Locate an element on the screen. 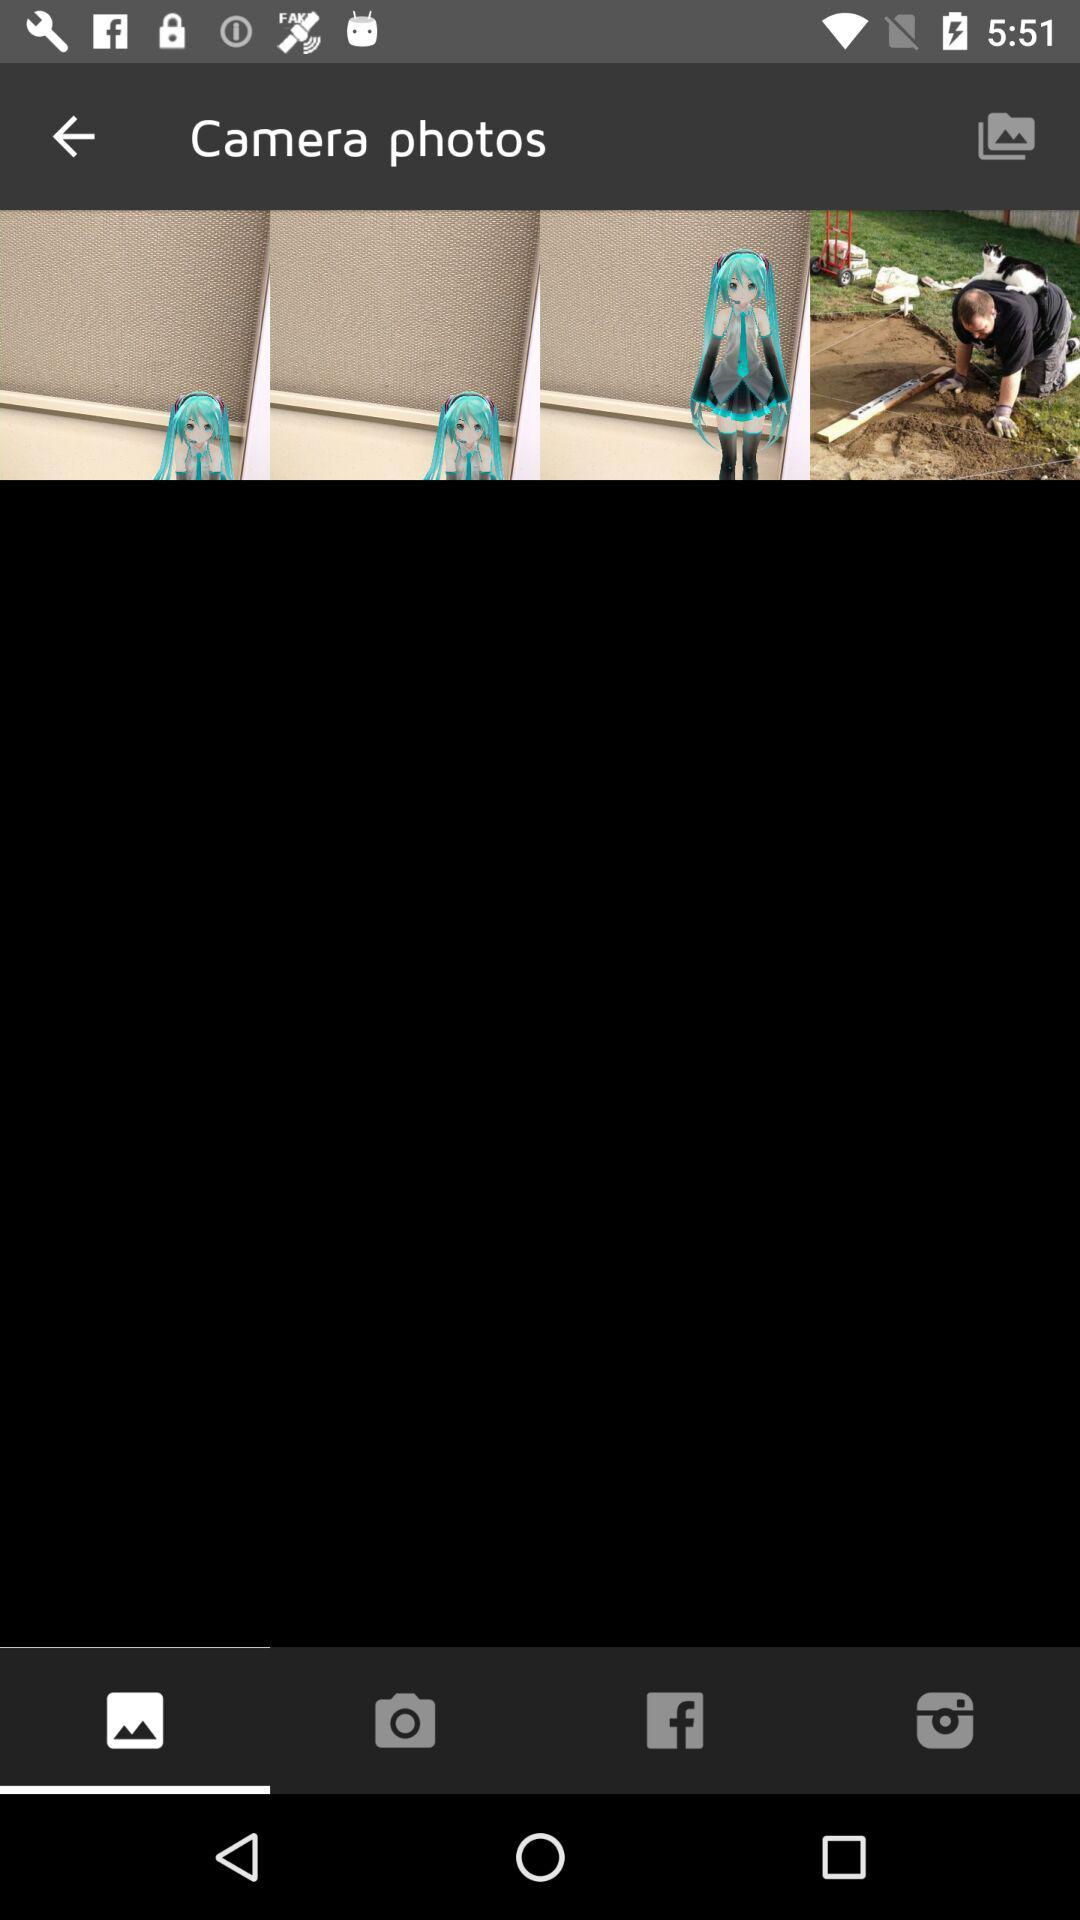  the wallpaper icon is located at coordinates (135, 1719).